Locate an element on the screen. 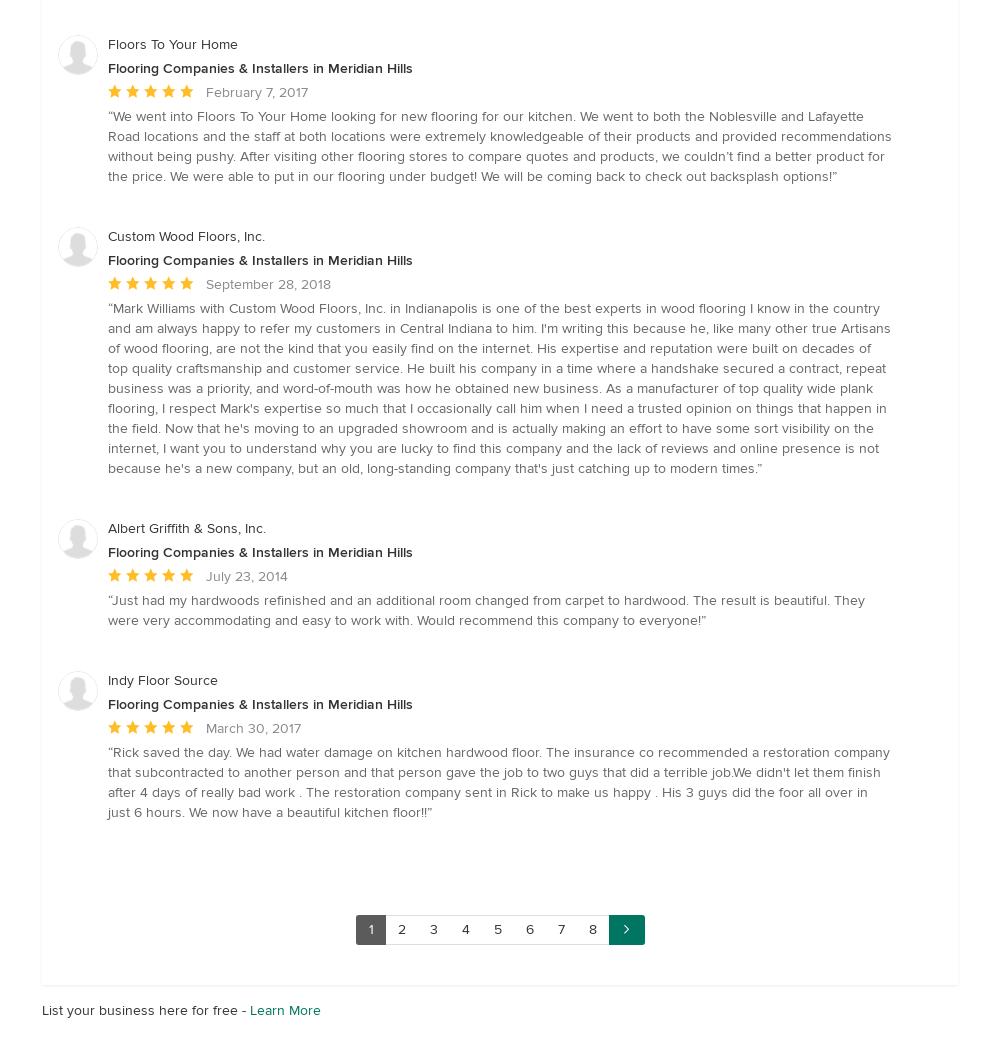 This screenshot has width=1000, height=1047. 'Just had my hardwoods refinished and an additional room changed from carpet to hardwood.  The result is beautiful.  They were very accommodating and easy to work with. Would recommend this company to everyone!' is located at coordinates (485, 609).